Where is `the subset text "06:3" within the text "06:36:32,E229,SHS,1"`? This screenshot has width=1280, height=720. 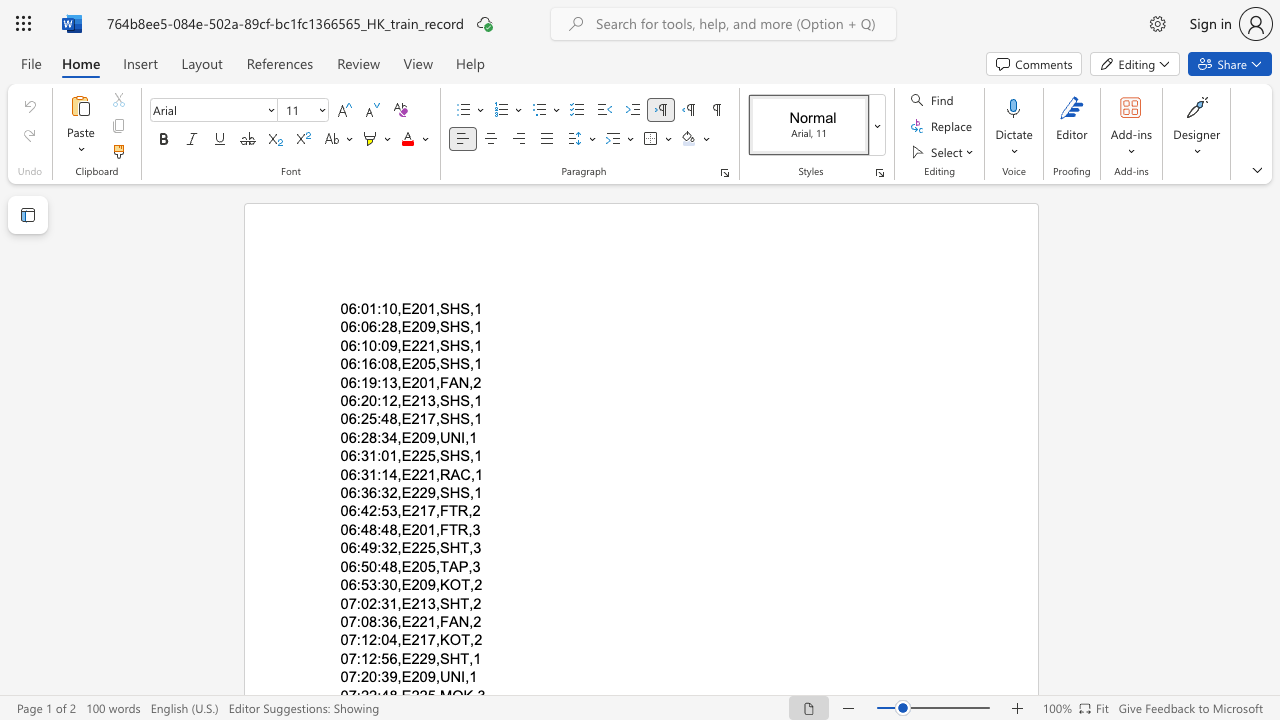
the subset text "06:3" within the text "06:36:32,E229,SHS,1" is located at coordinates (340, 493).